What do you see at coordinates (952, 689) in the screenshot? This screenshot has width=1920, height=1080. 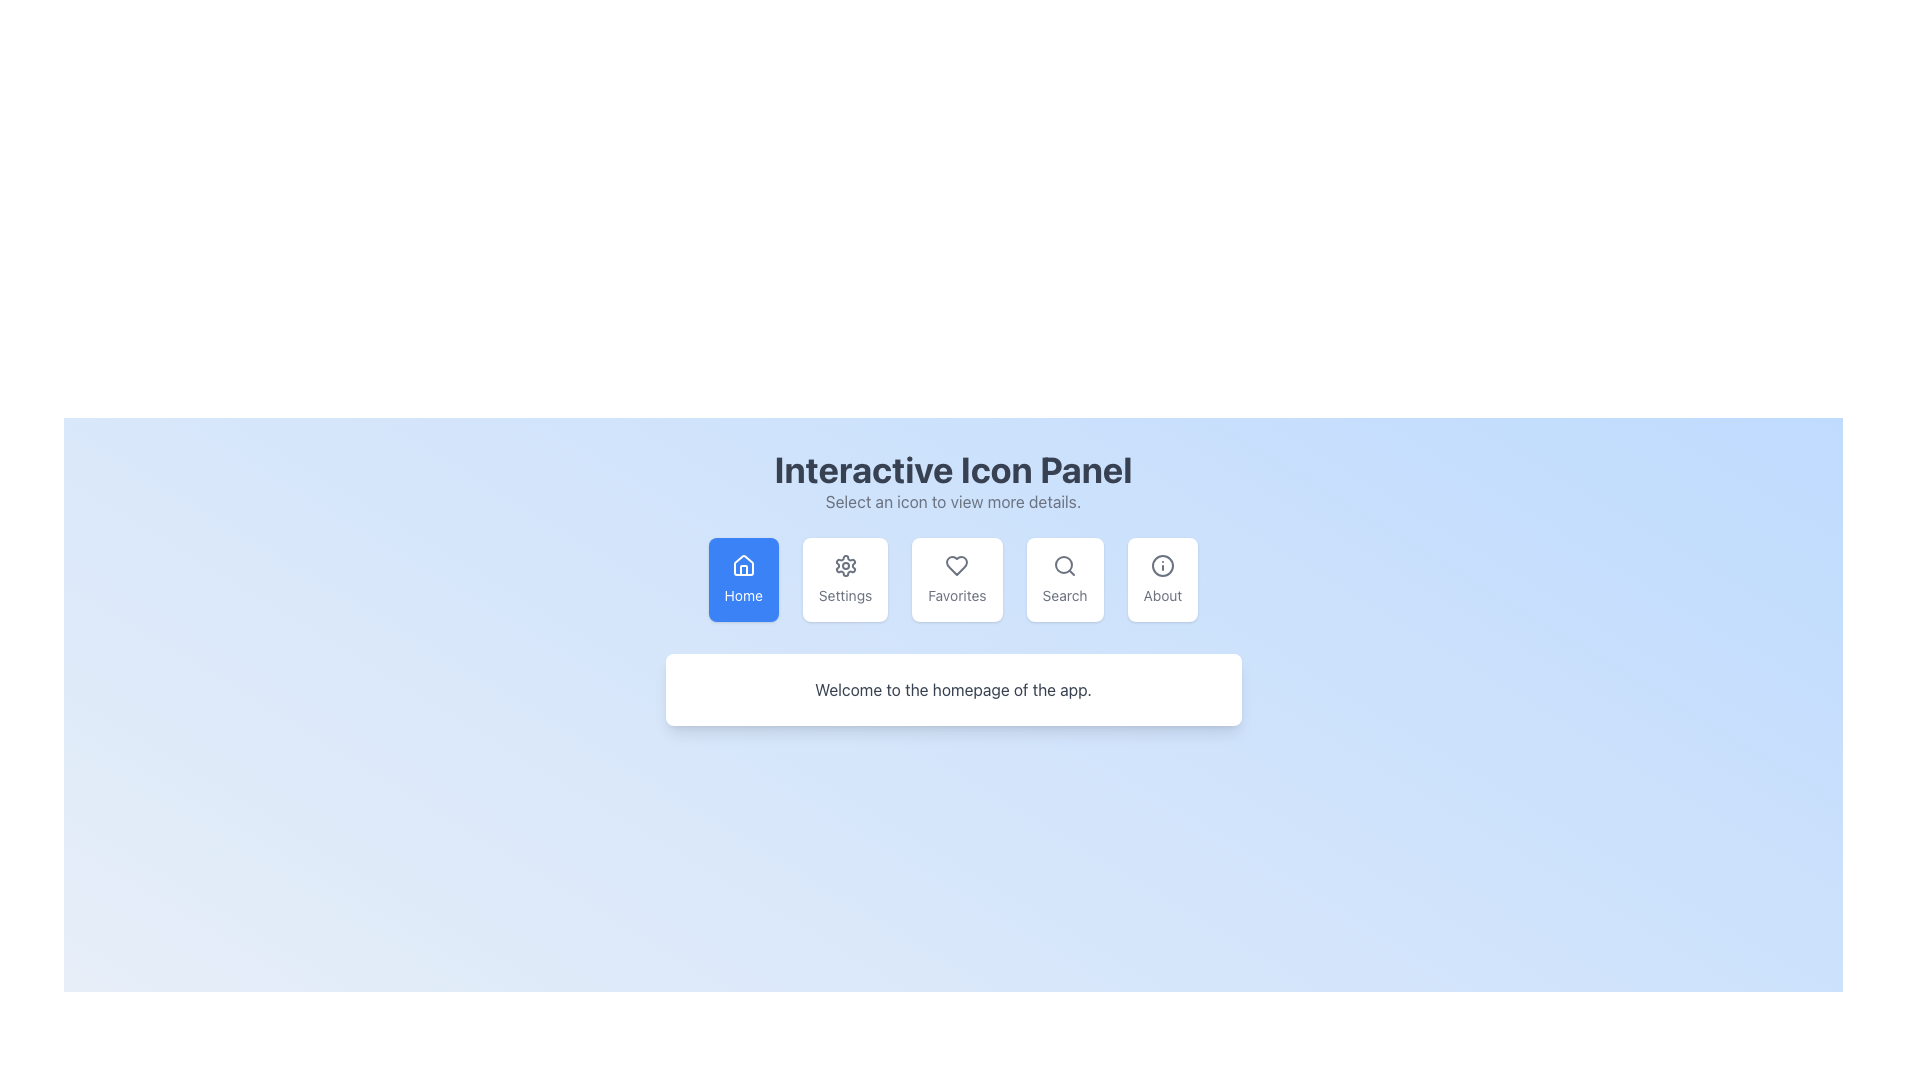 I see `the static text element reading 'Welcome to the homepage of the app.' which is styled in light gray and positioned at the bottom-center of a rounded white panel` at bounding box center [952, 689].